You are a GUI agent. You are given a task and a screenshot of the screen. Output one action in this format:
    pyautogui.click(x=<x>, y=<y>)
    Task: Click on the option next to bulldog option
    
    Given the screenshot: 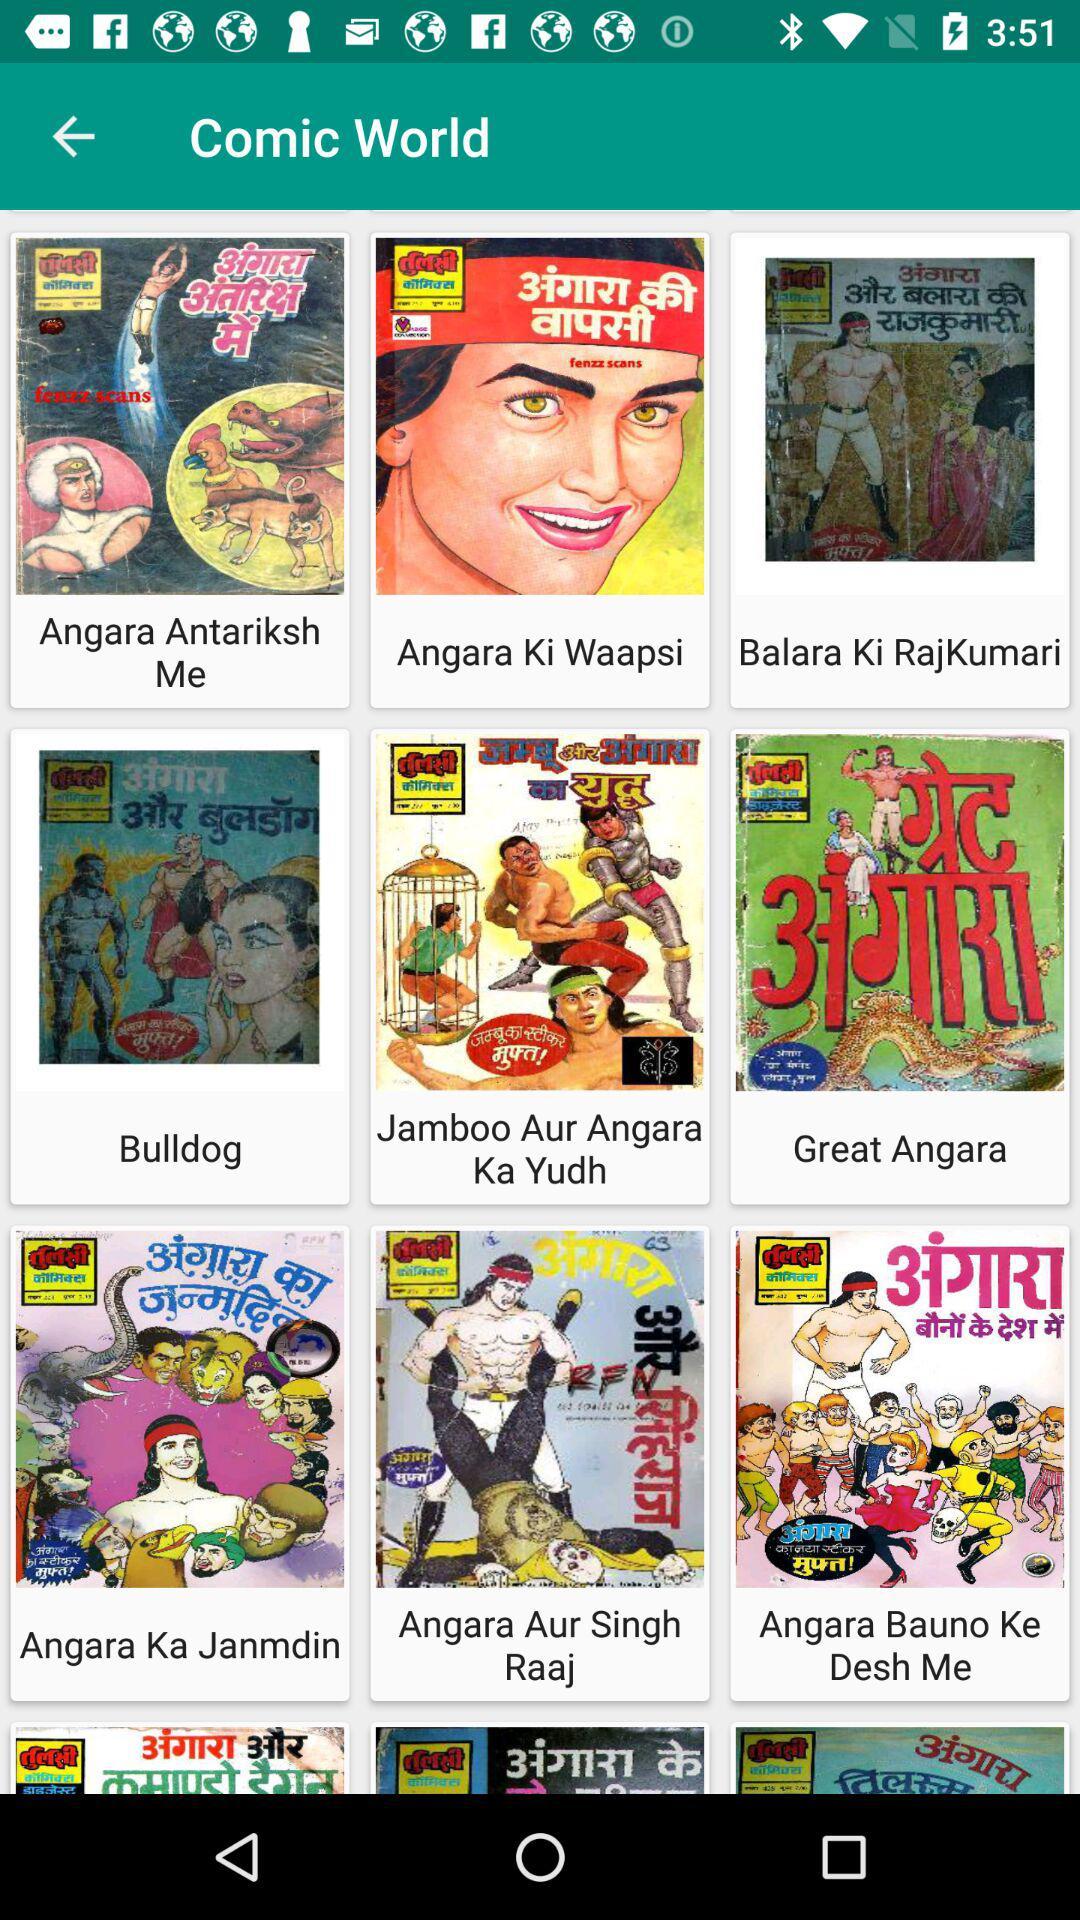 What is the action you would take?
    pyautogui.click(x=540, y=966)
    